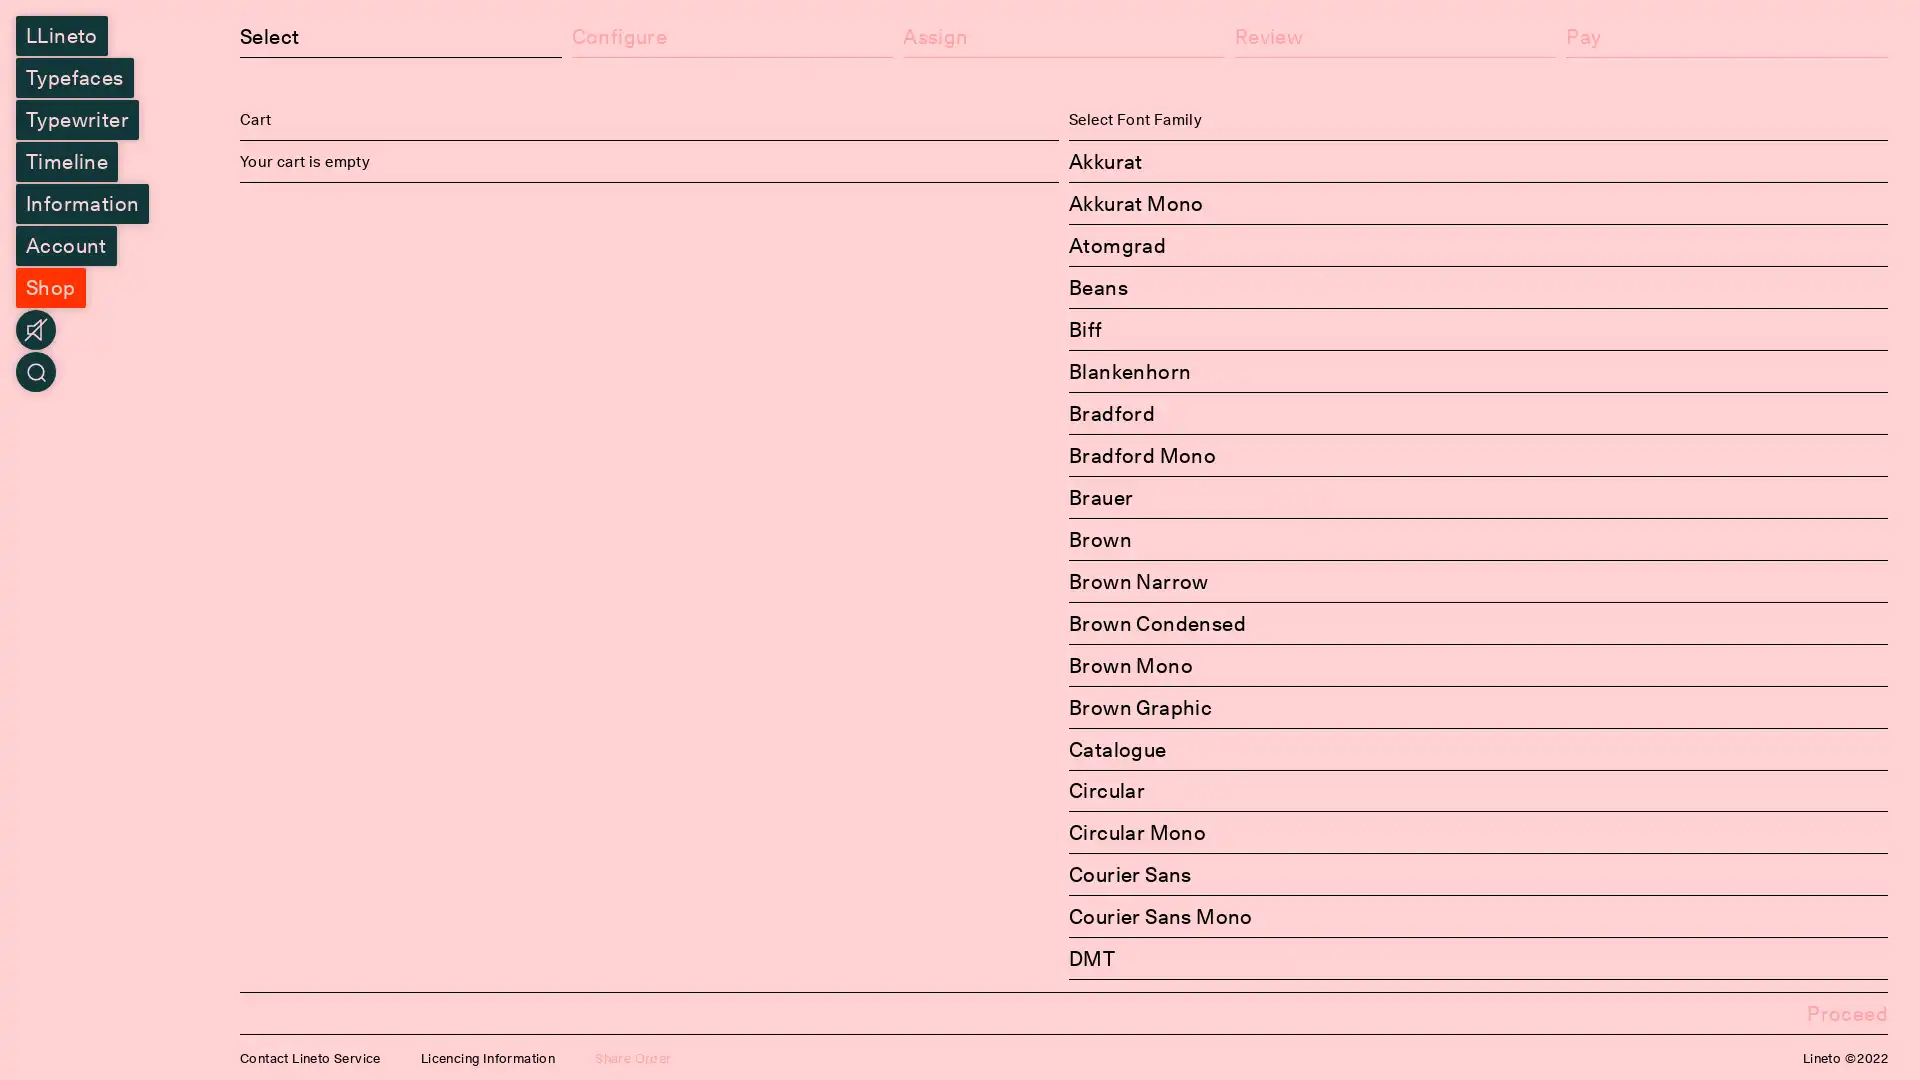 The image size is (1920, 1080). What do you see at coordinates (632, 1056) in the screenshot?
I see `Share Order` at bounding box center [632, 1056].